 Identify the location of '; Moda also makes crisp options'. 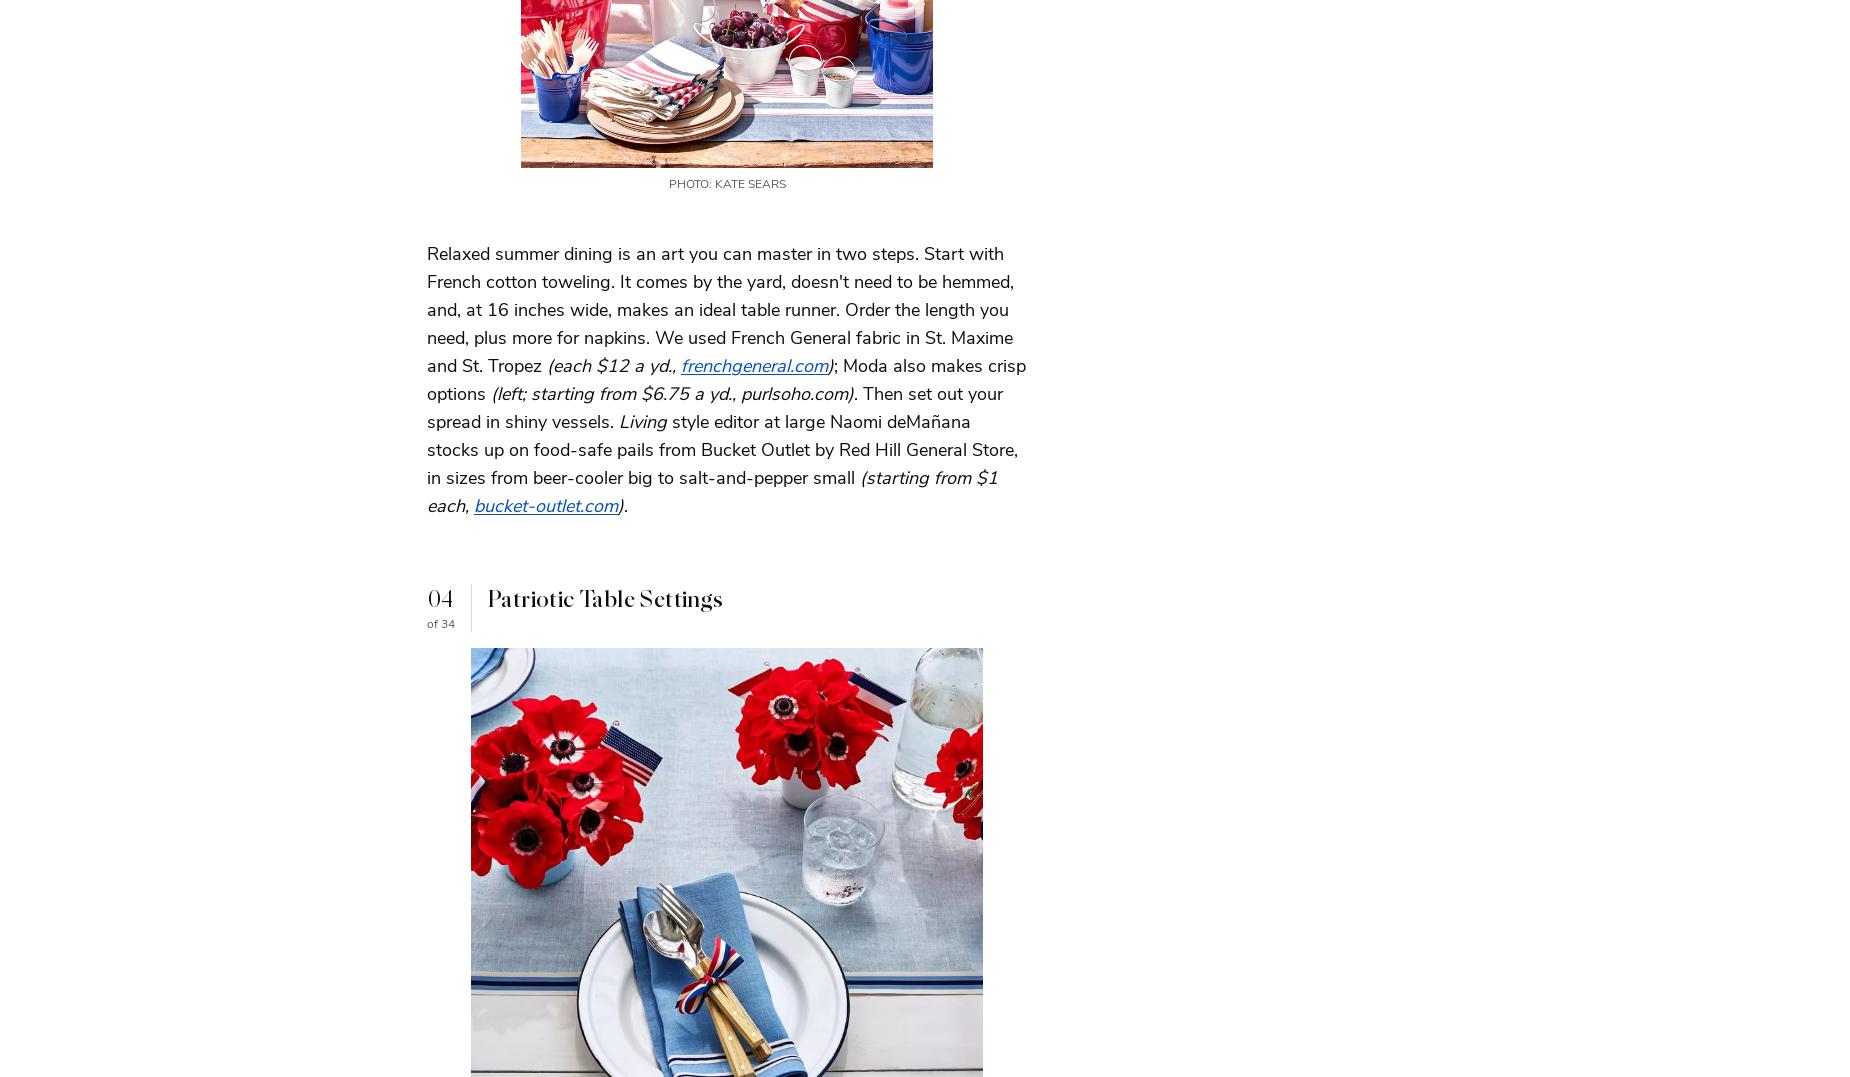
(425, 378).